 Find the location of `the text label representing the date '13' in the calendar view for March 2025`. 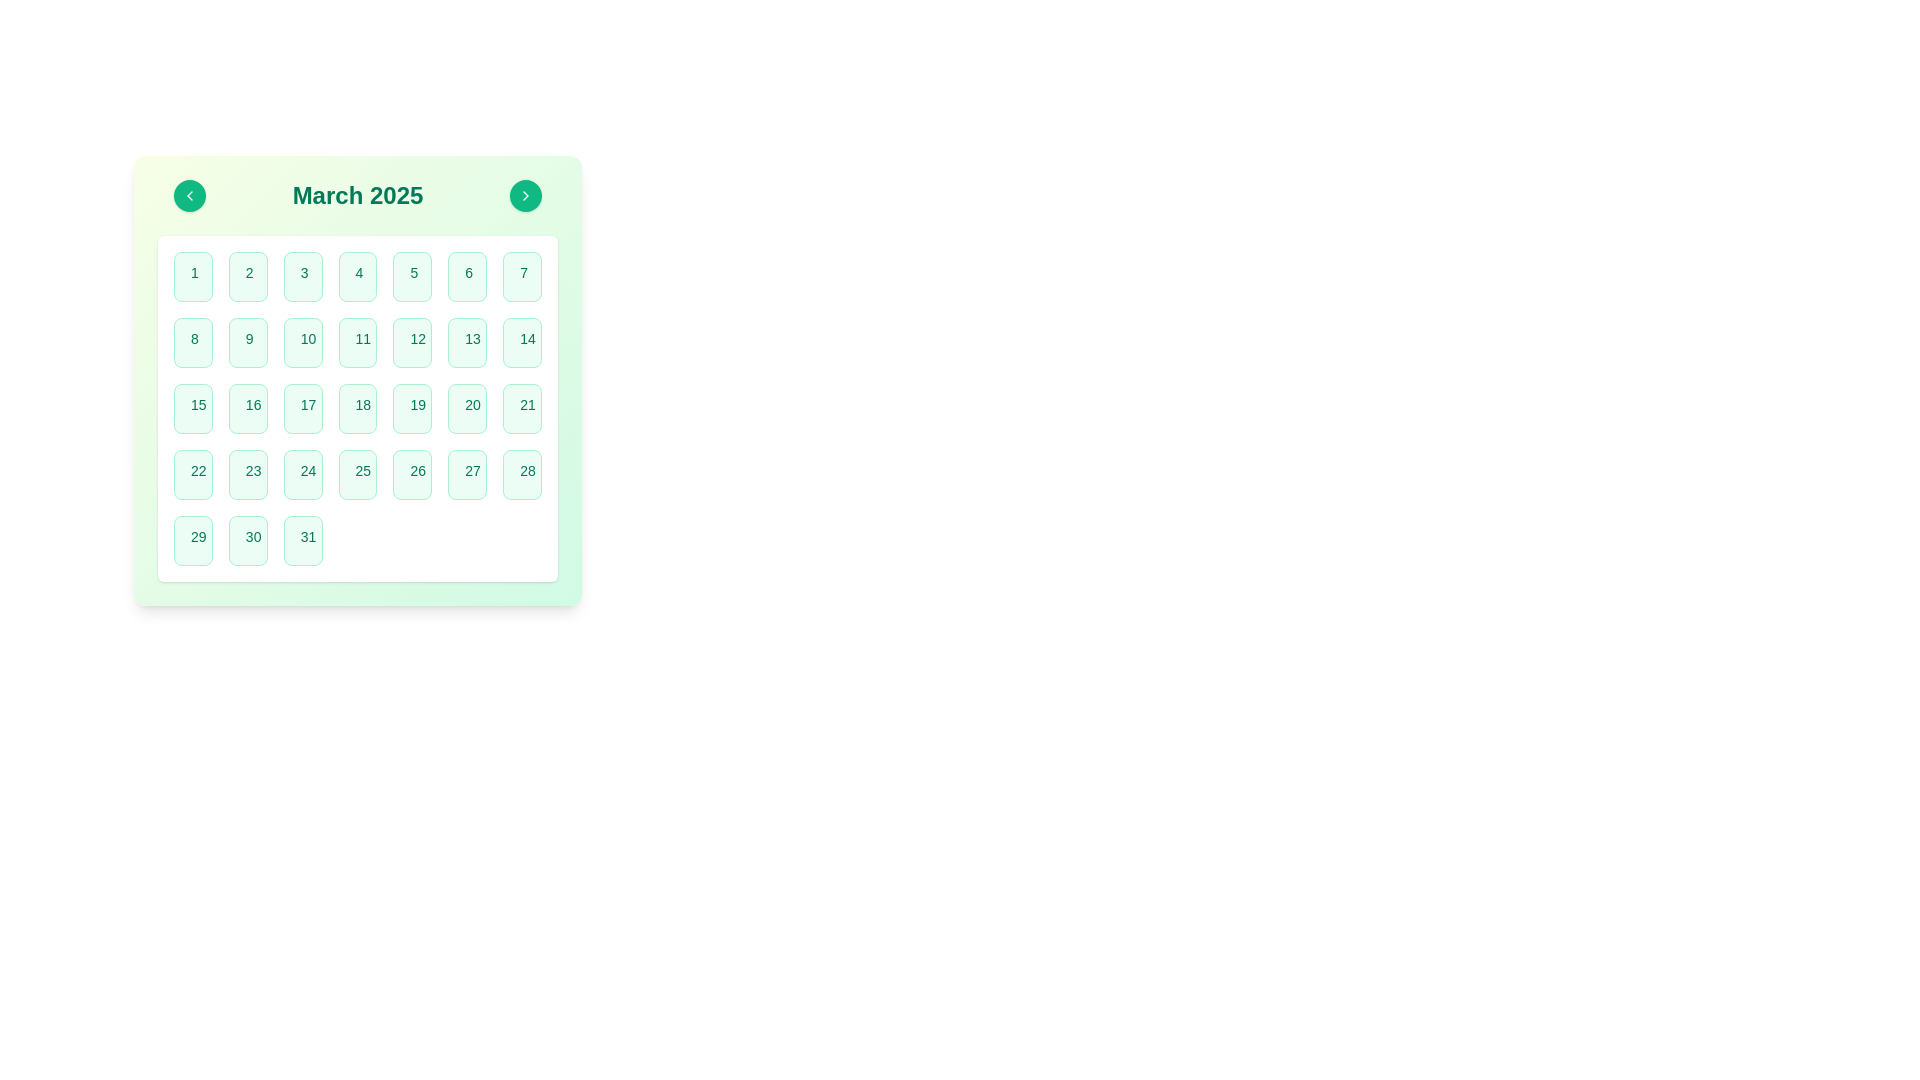

the text label representing the date '13' in the calendar view for March 2025 is located at coordinates (472, 338).